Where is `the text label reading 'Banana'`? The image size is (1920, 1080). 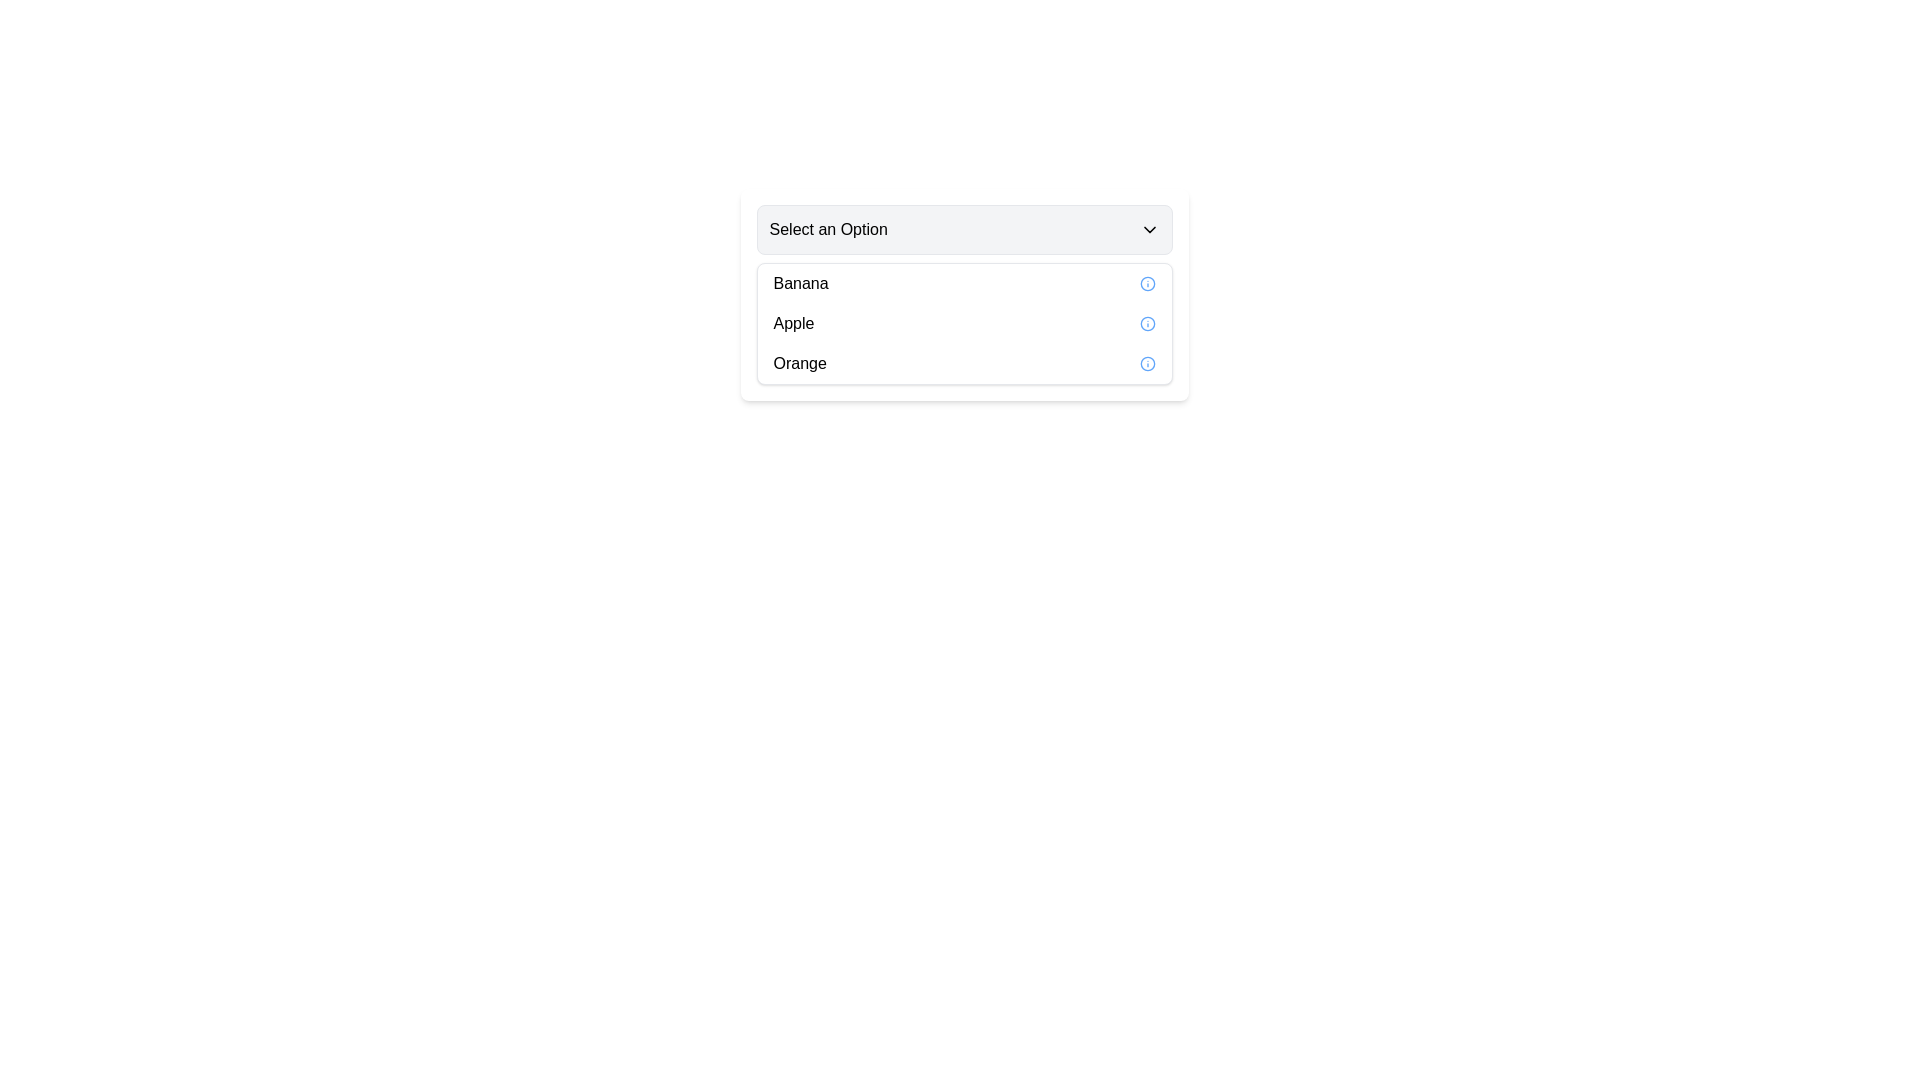
the text label reading 'Banana' is located at coordinates (801, 284).